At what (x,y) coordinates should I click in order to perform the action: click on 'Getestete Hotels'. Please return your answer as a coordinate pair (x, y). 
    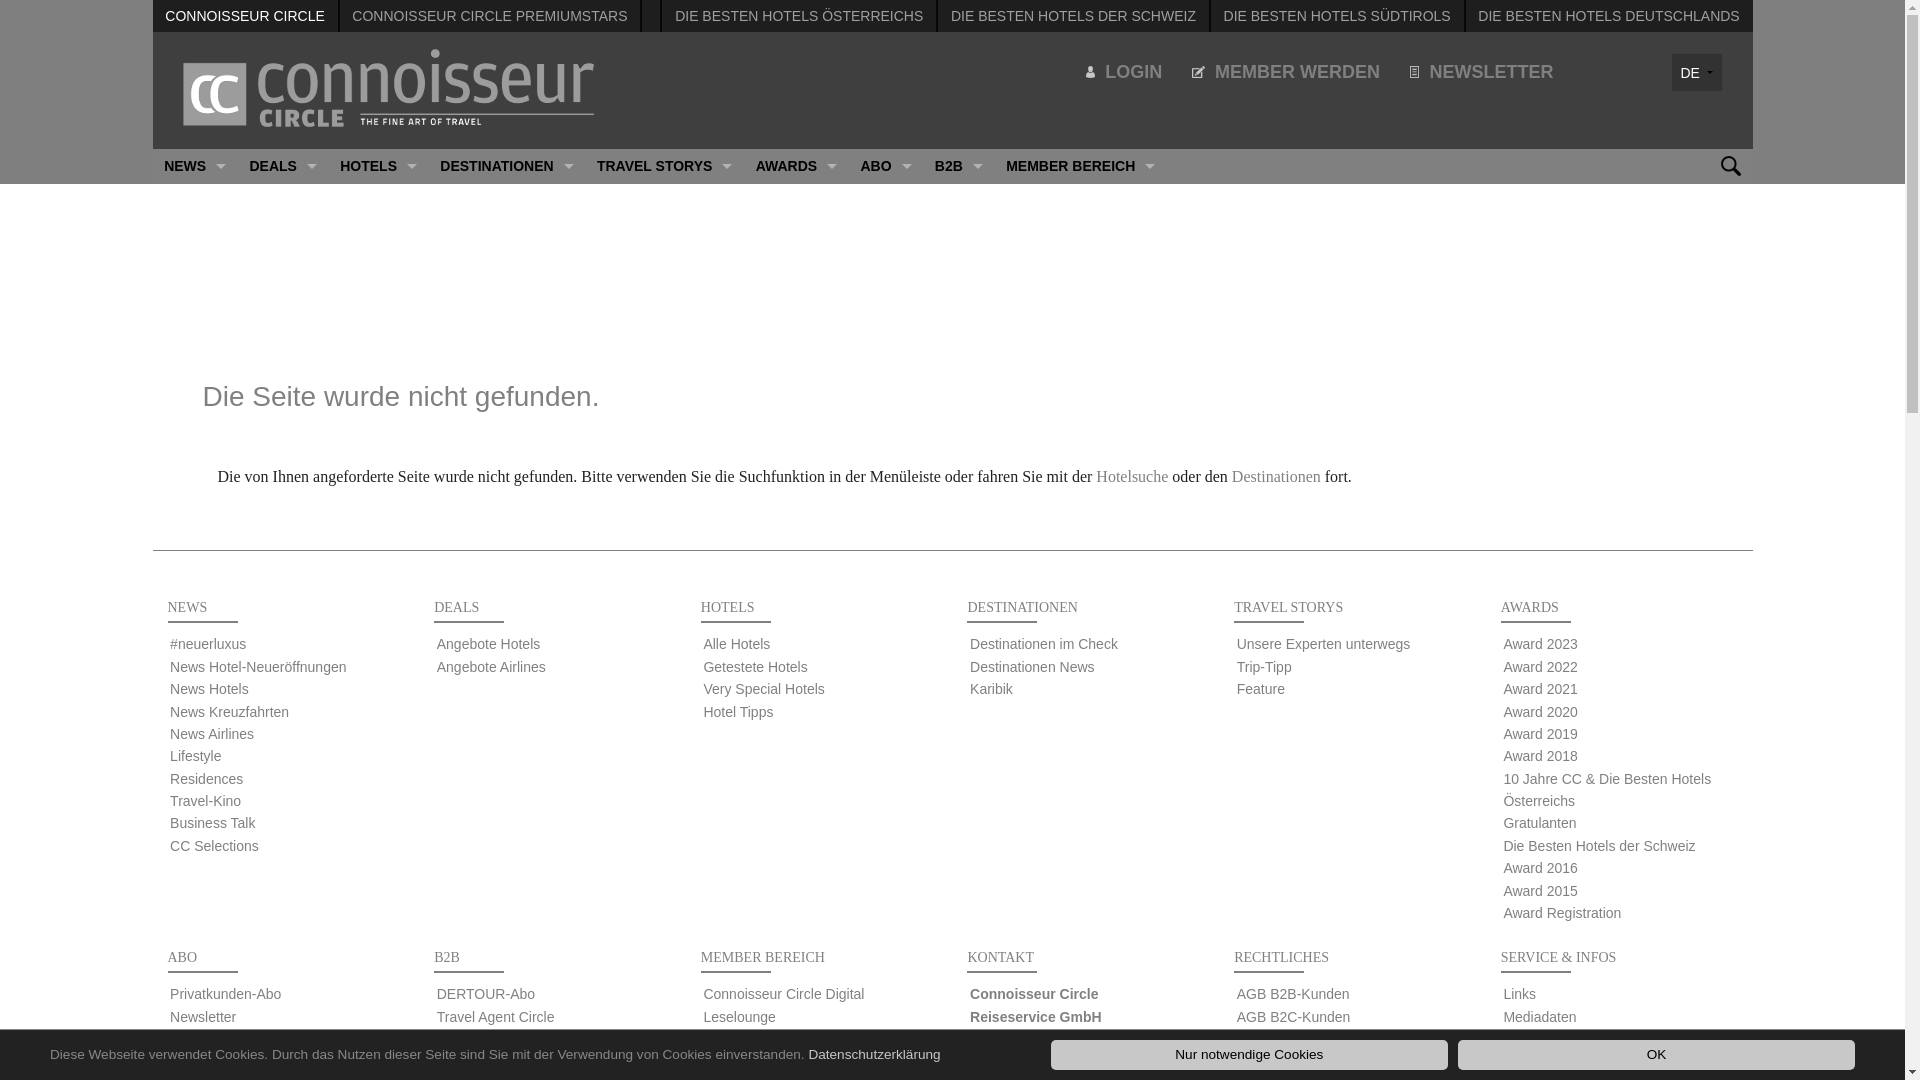
    Looking at the image, I should click on (753, 667).